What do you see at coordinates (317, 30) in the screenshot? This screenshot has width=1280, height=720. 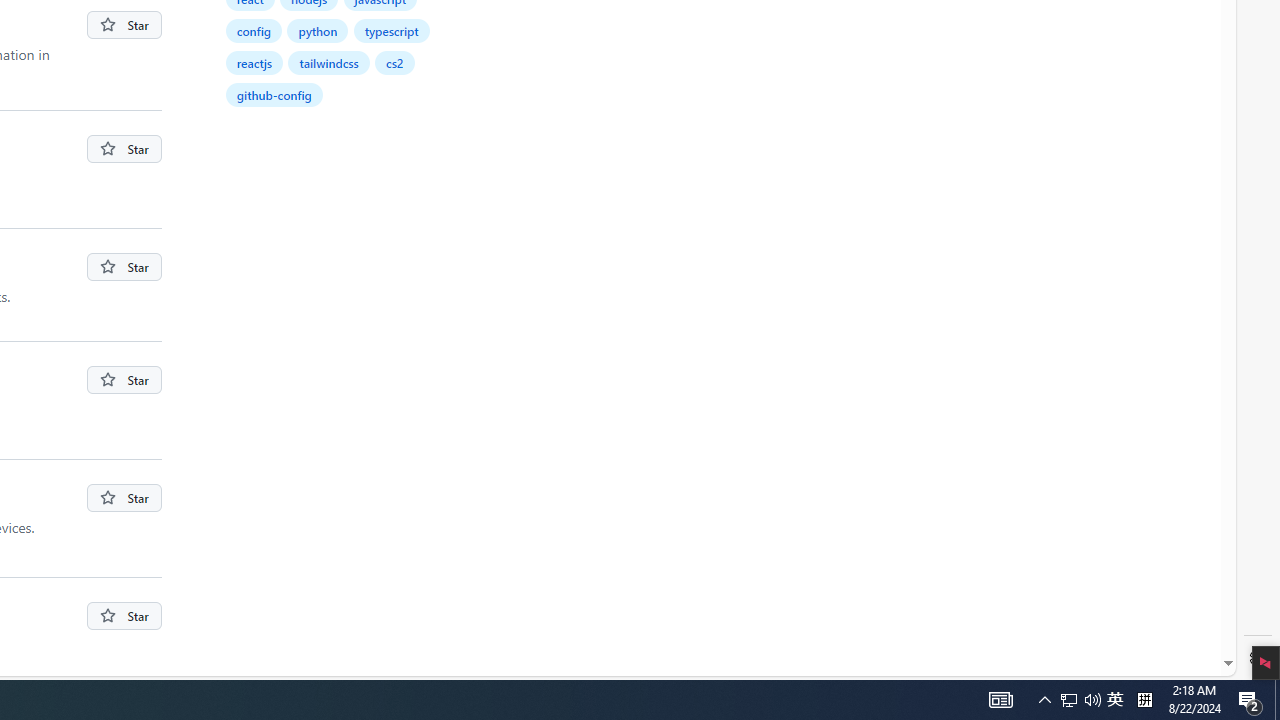 I see `'python'` at bounding box center [317, 30].